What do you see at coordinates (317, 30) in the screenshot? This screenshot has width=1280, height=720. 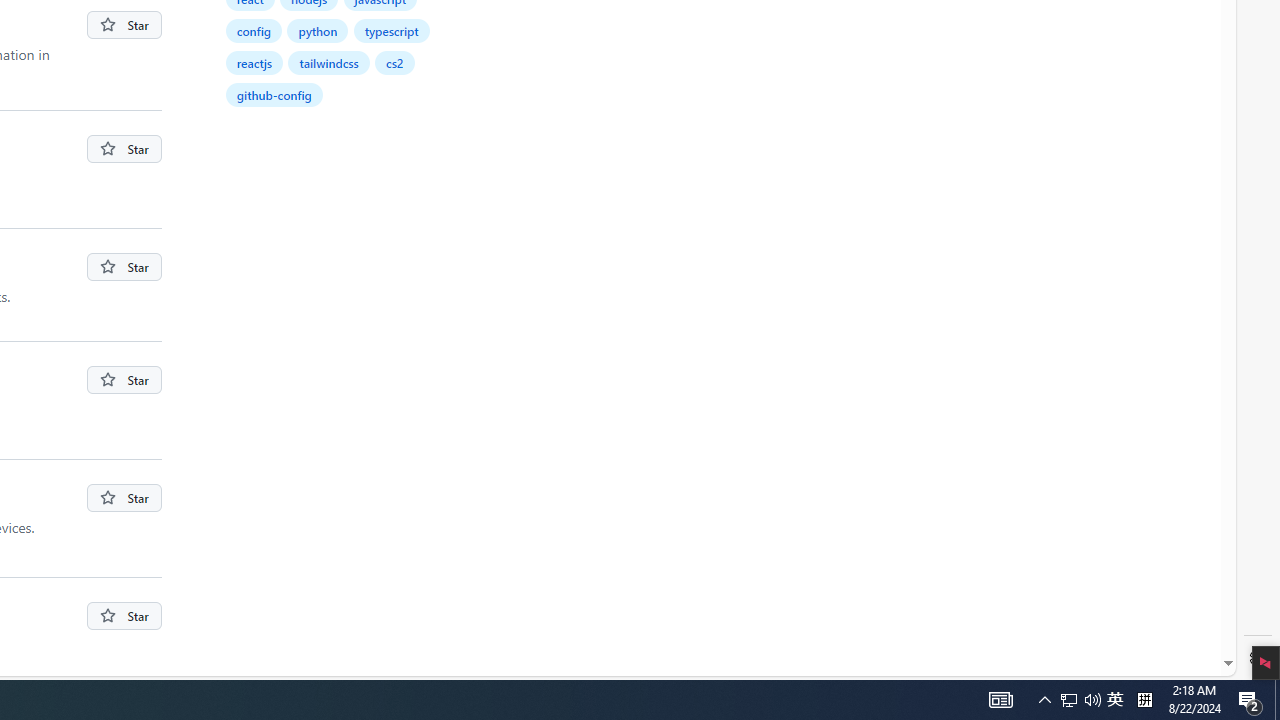 I see `'python'` at bounding box center [317, 30].